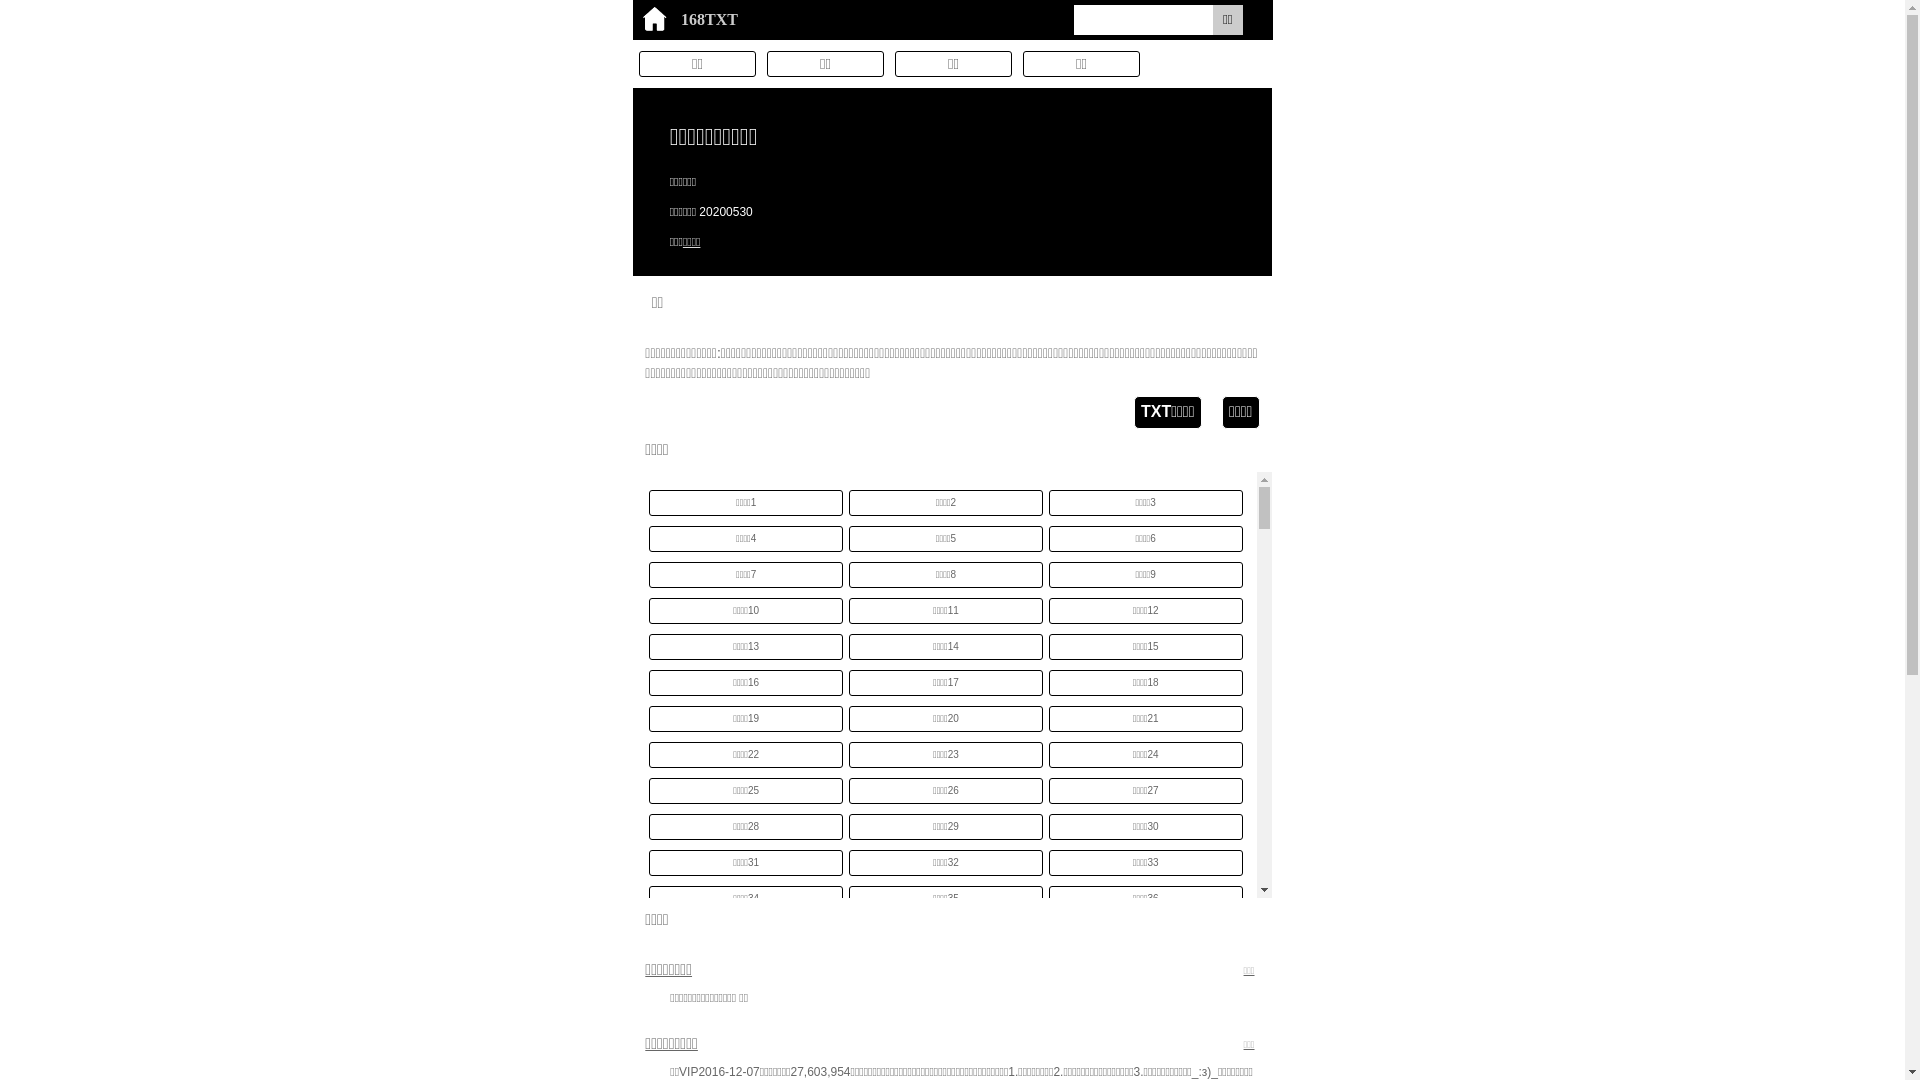 The height and width of the screenshot is (1080, 1920). What do you see at coordinates (631, 19) in the screenshot?
I see `'168TXT'` at bounding box center [631, 19].